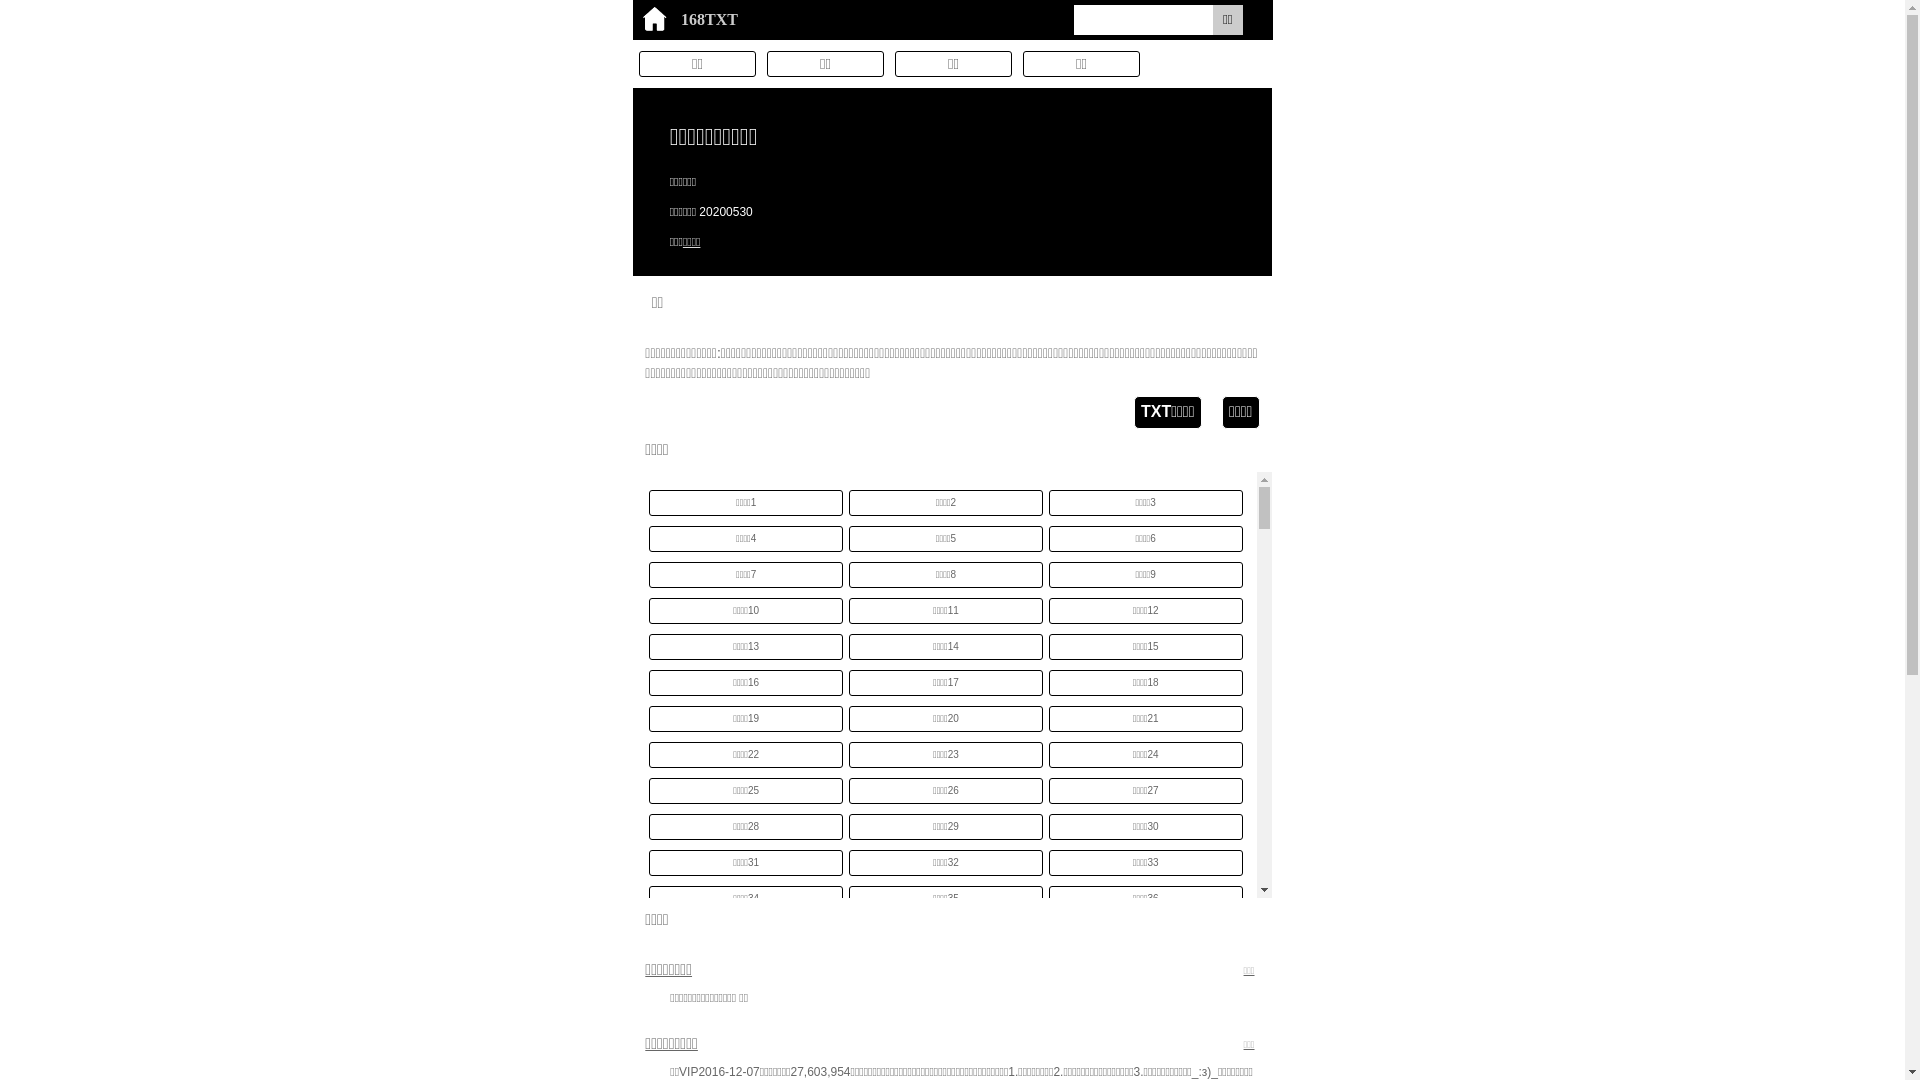 The height and width of the screenshot is (1080, 1920). What do you see at coordinates (631, 19) in the screenshot?
I see `'168TXT'` at bounding box center [631, 19].